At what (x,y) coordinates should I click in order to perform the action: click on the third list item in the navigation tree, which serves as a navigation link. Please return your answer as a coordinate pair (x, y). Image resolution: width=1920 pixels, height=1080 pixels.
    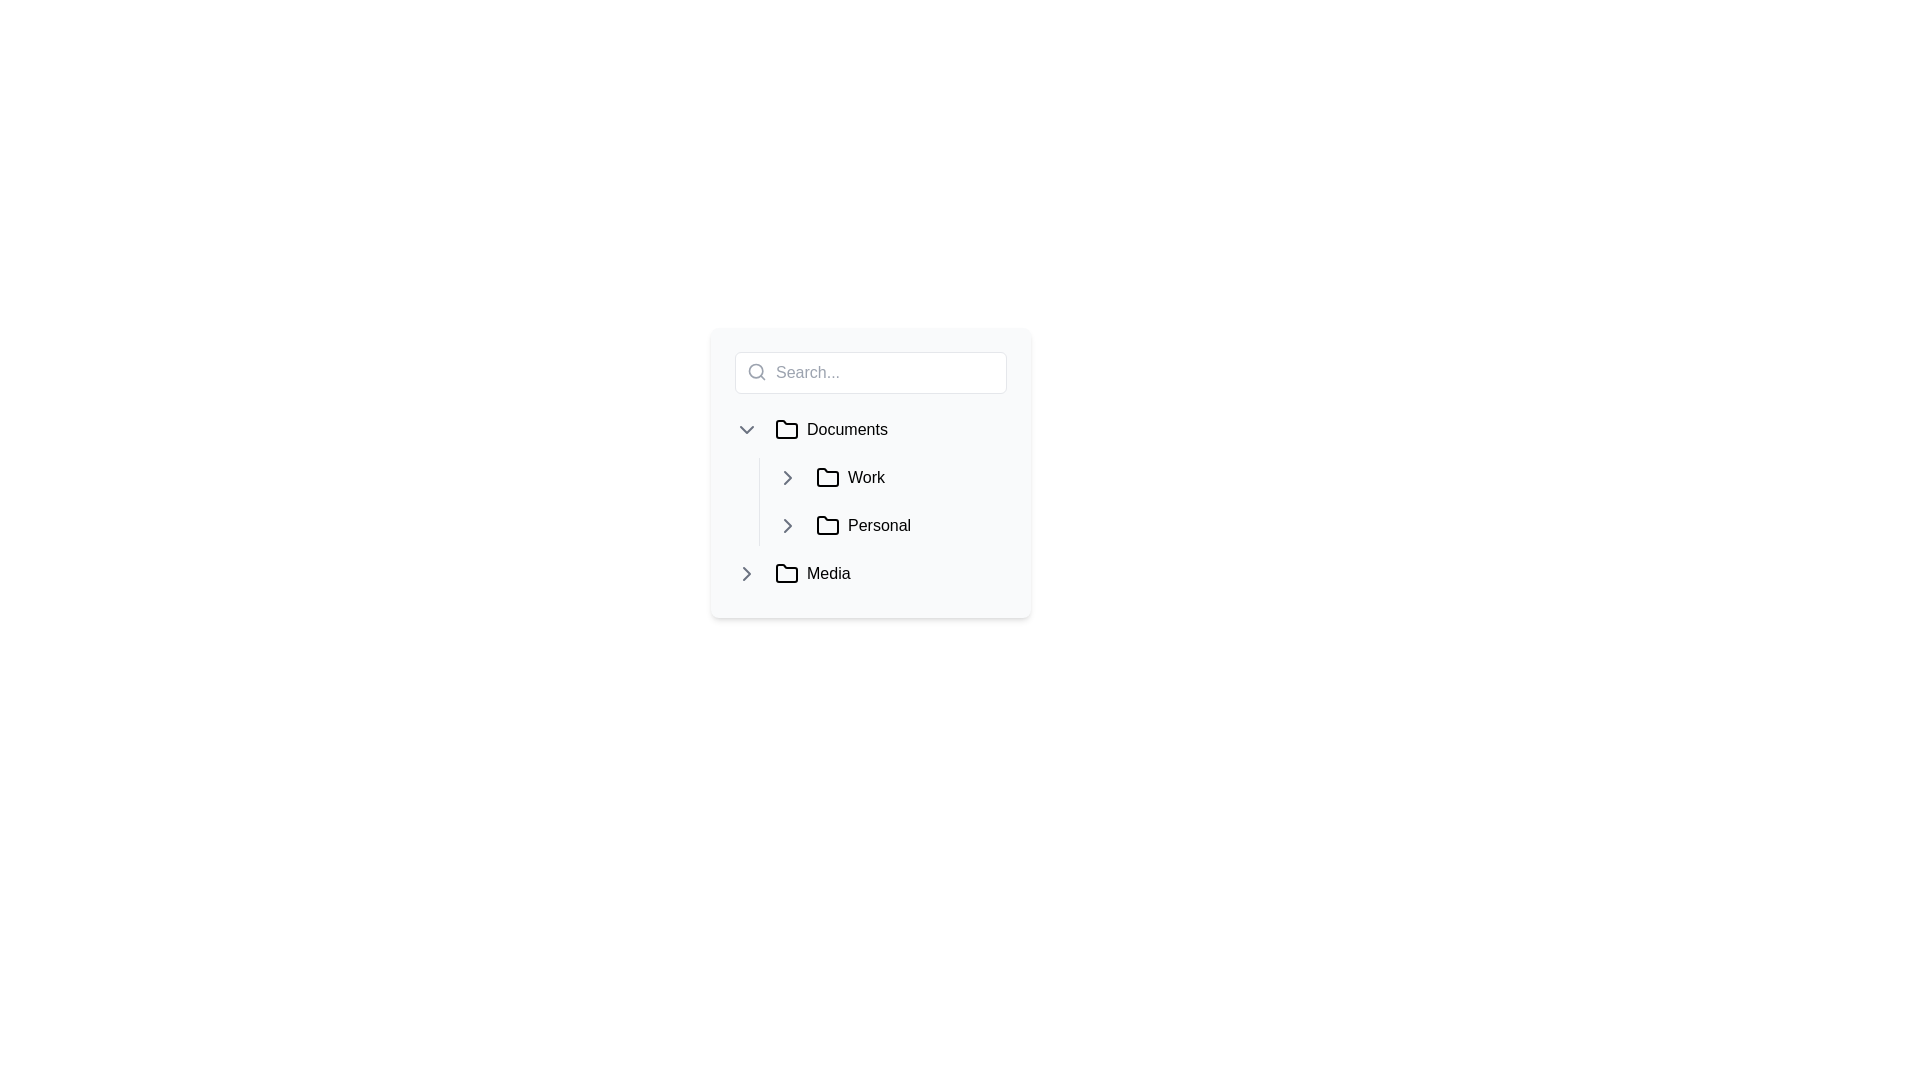
    Looking at the image, I should click on (886, 574).